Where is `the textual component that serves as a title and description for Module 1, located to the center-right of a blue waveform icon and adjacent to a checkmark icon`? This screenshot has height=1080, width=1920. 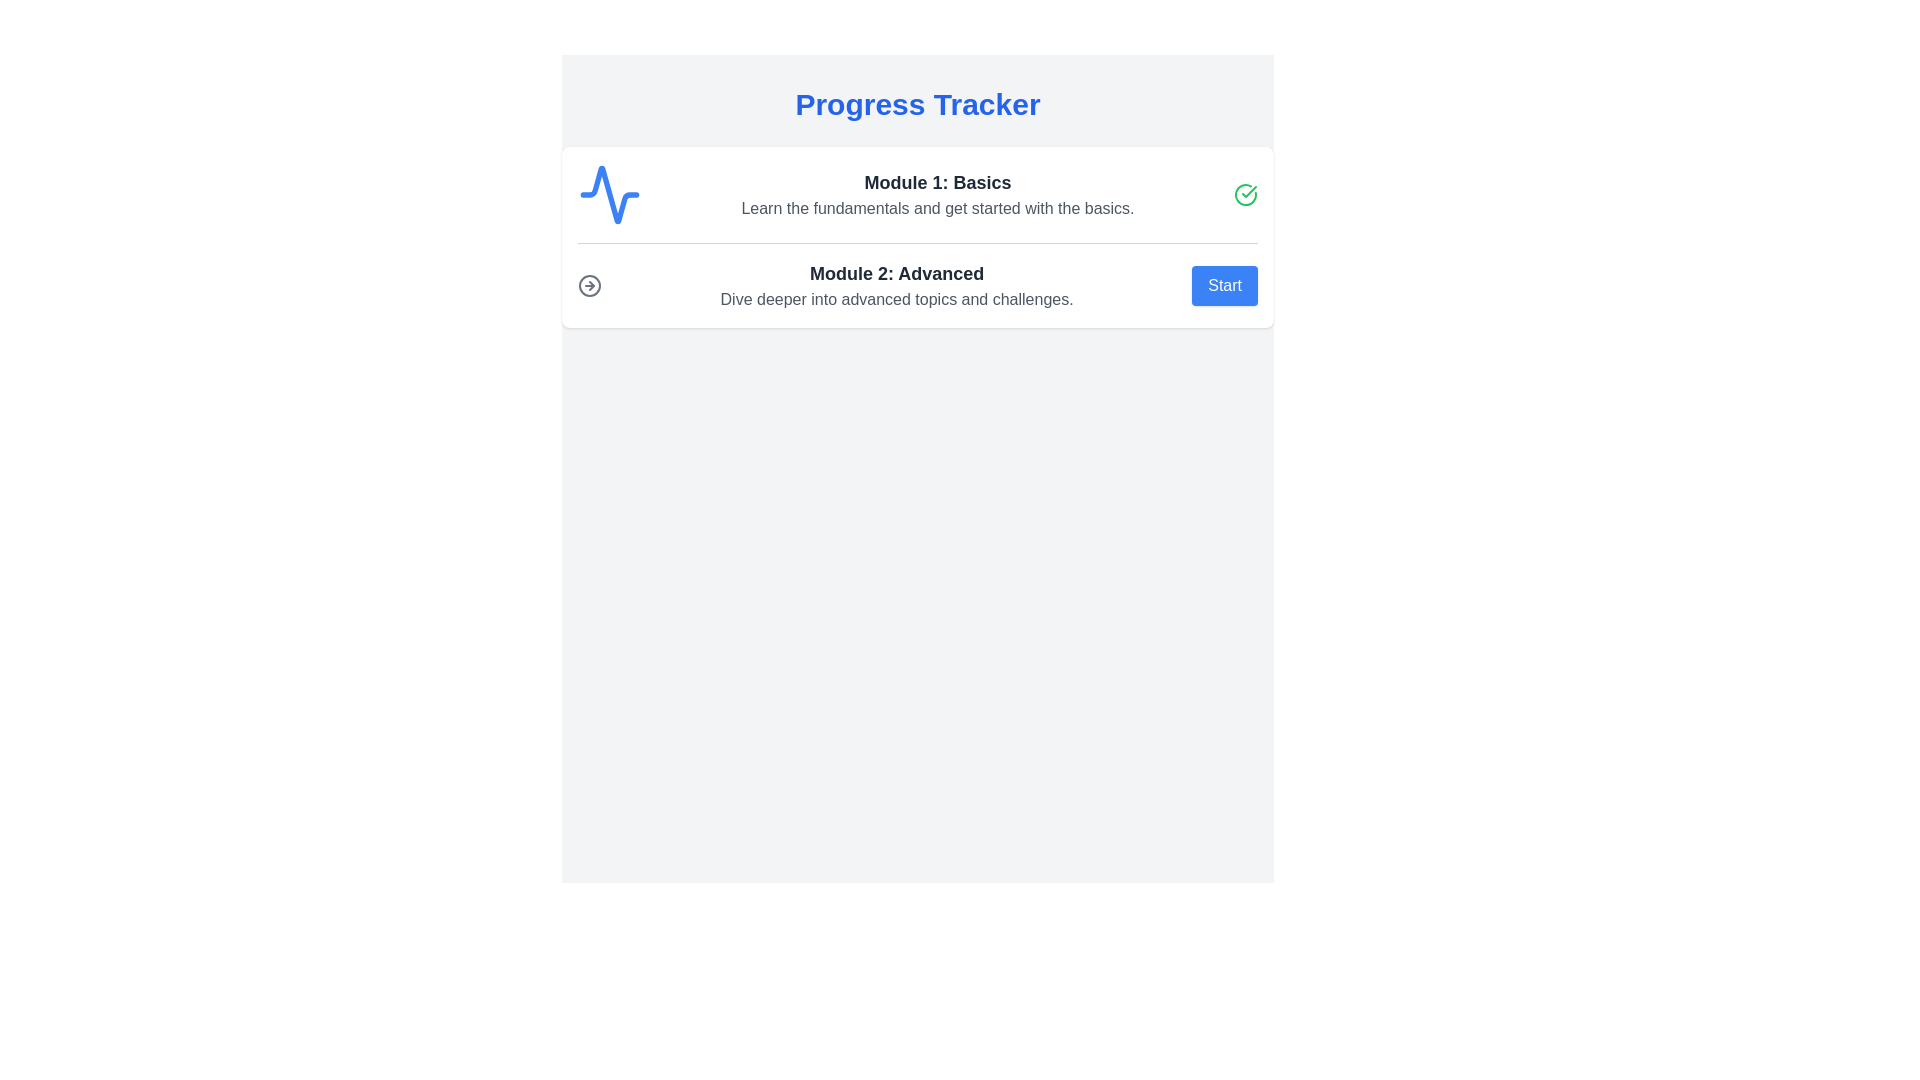
the textual component that serves as a title and description for Module 1, located to the center-right of a blue waveform icon and adjacent to a checkmark icon is located at coordinates (936, 195).